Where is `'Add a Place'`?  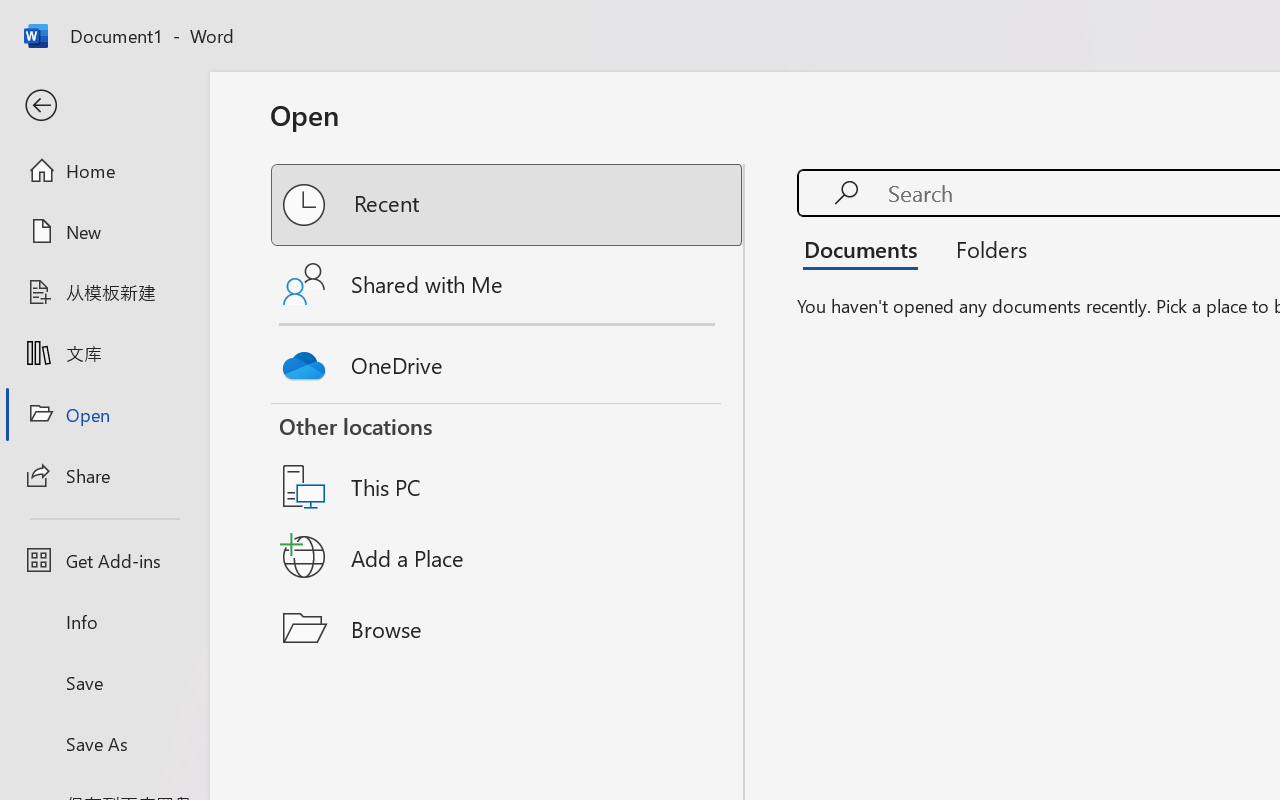
'Add a Place' is located at coordinates (508, 557).